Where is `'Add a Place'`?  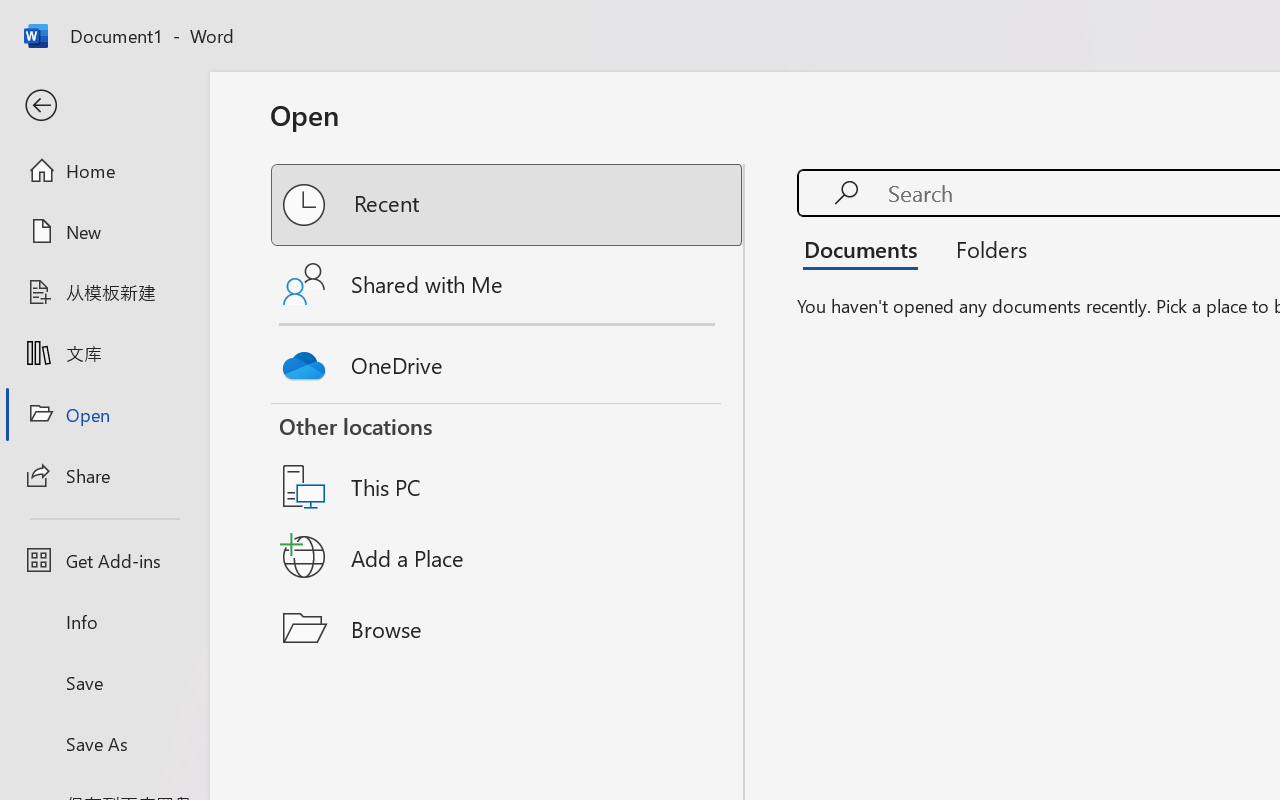
'Add a Place' is located at coordinates (508, 557).